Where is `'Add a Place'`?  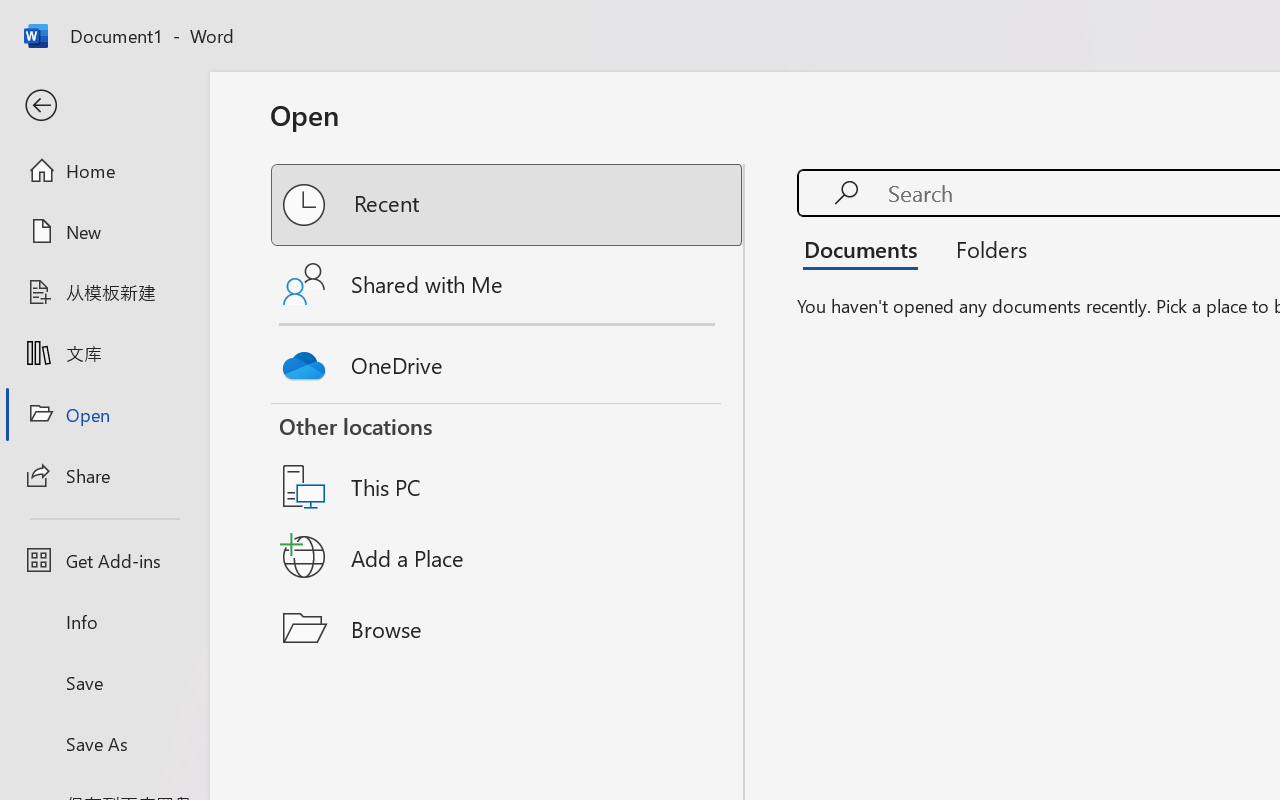
'Add a Place' is located at coordinates (508, 557).